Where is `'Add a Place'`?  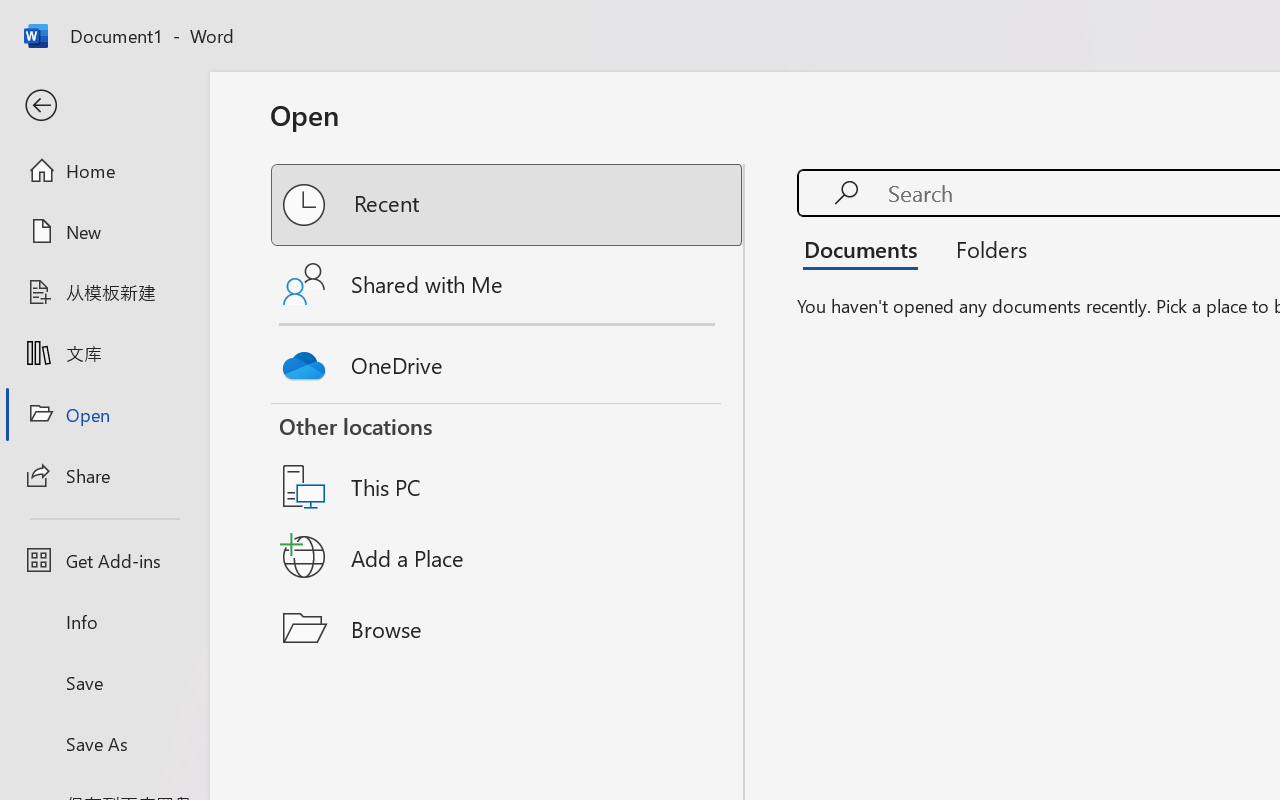
'Add a Place' is located at coordinates (508, 557).